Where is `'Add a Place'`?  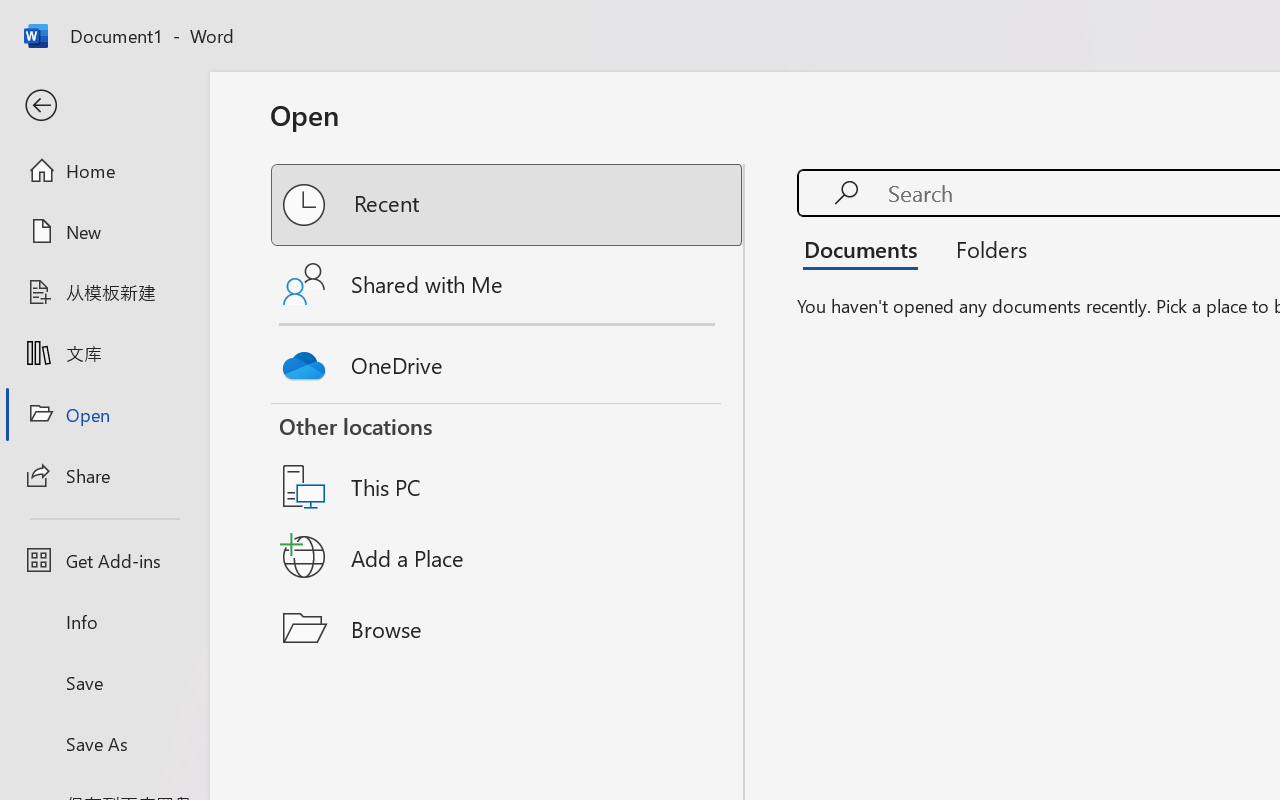
'Add a Place' is located at coordinates (508, 557).